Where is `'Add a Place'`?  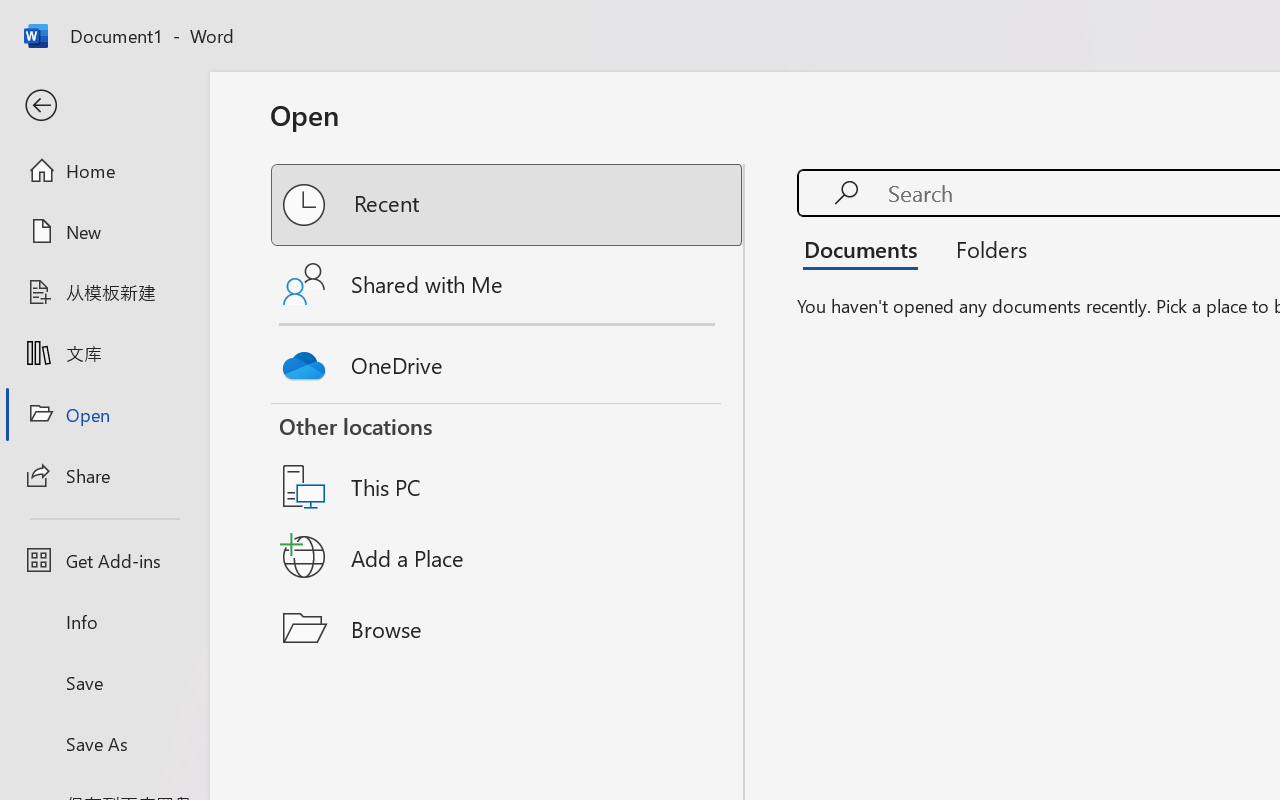
'Add a Place' is located at coordinates (508, 557).